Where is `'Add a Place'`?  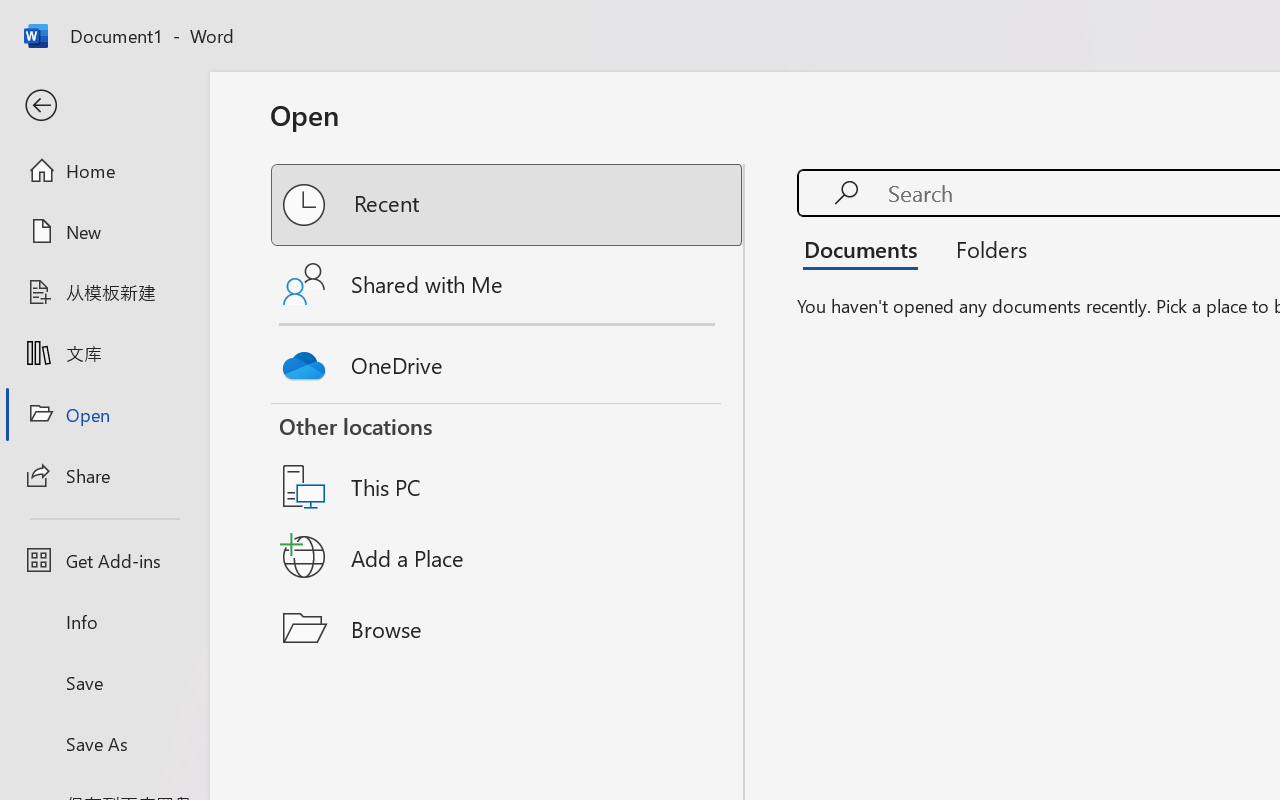
'Add a Place' is located at coordinates (508, 557).